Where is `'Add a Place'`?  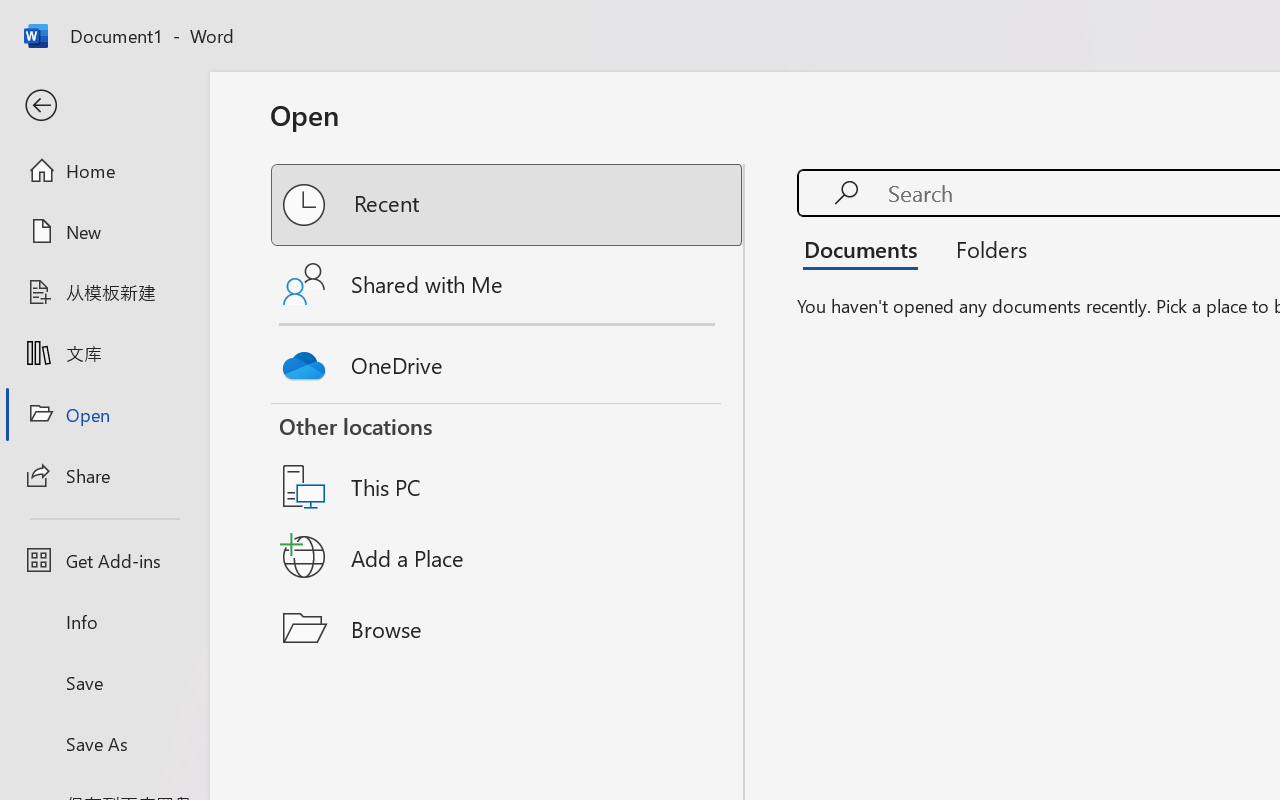
'Add a Place' is located at coordinates (508, 557).